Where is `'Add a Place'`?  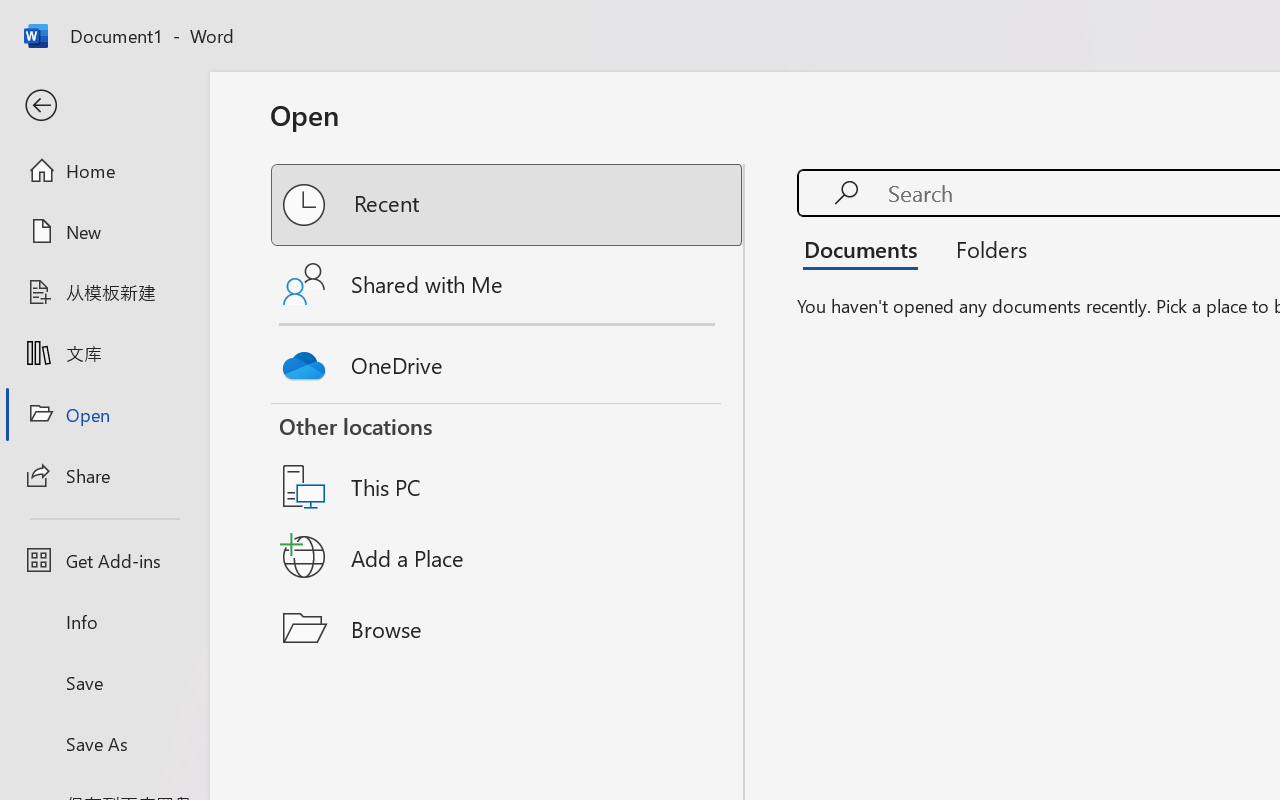
'Add a Place' is located at coordinates (508, 557).